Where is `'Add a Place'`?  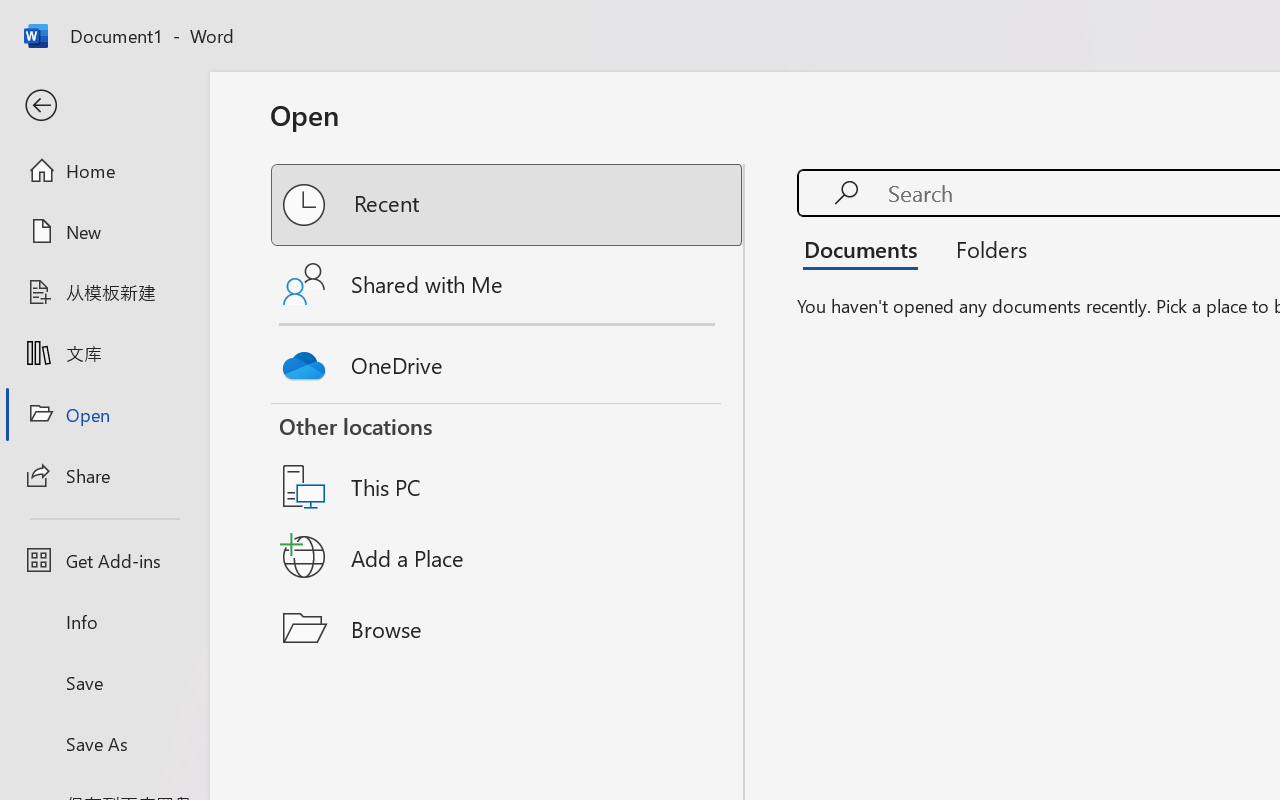
'Add a Place' is located at coordinates (508, 557).